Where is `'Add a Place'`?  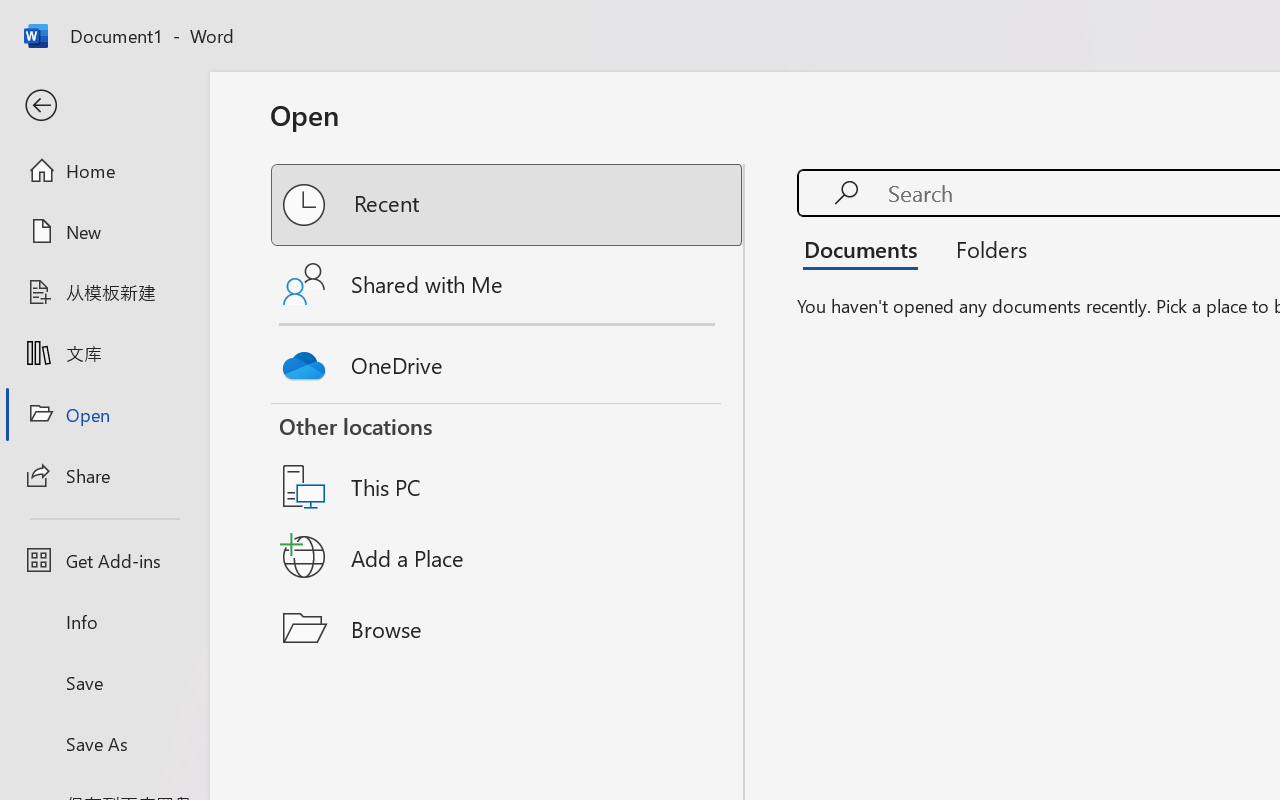
'Add a Place' is located at coordinates (508, 557).